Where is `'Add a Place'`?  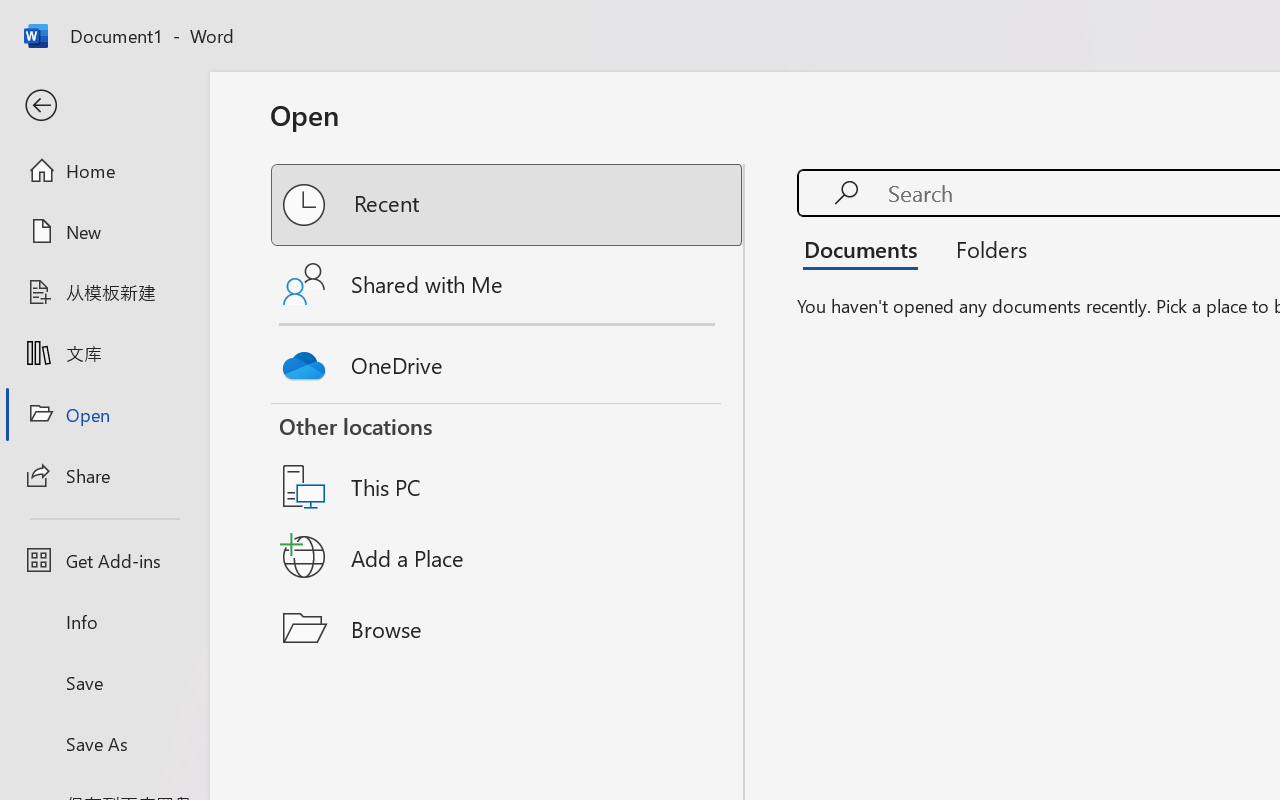
'Add a Place' is located at coordinates (508, 557).